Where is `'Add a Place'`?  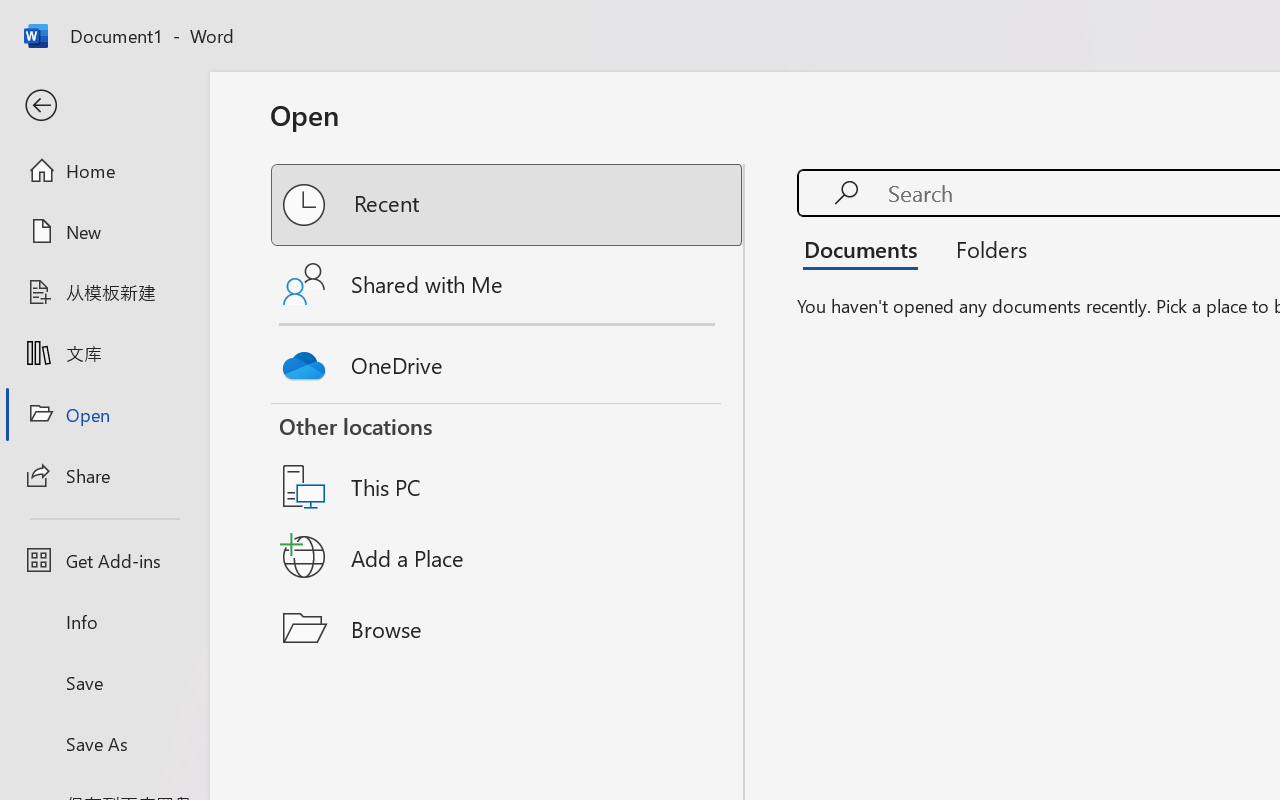
'Add a Place' is located at coordinates (508, 557).